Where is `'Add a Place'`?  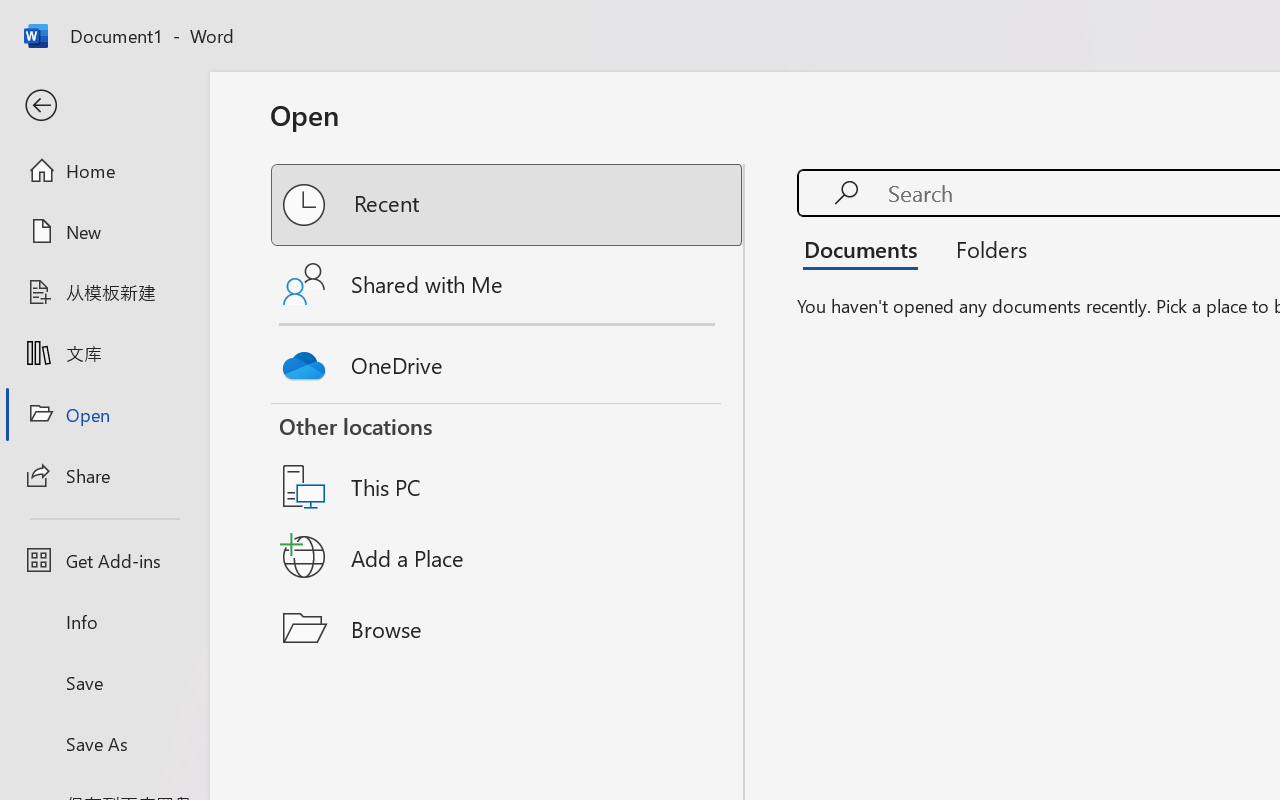
'Add a Place' is located at coordinates (508, 557).